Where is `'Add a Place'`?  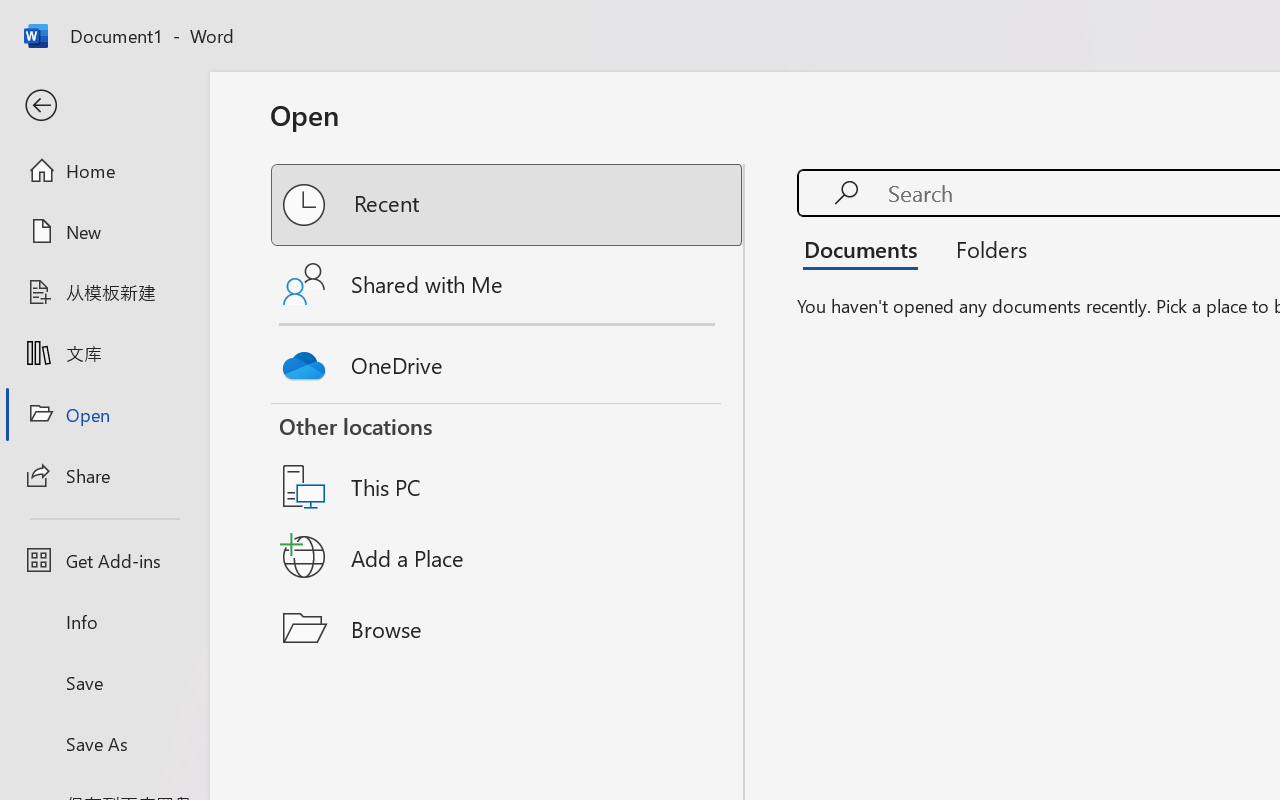
'Add a Place' is located at coordinates (508, 557).